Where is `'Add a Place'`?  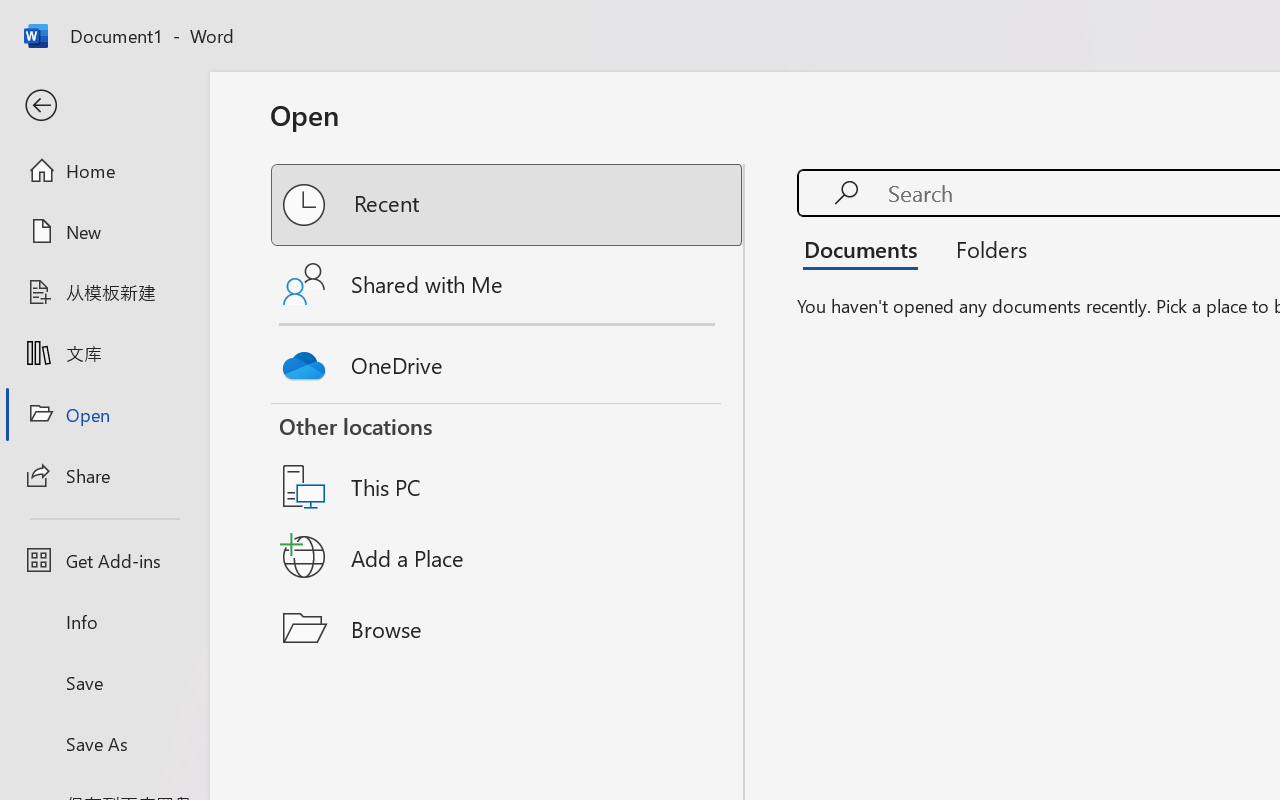
'Add a Place' is located at coordinates (508, 557).